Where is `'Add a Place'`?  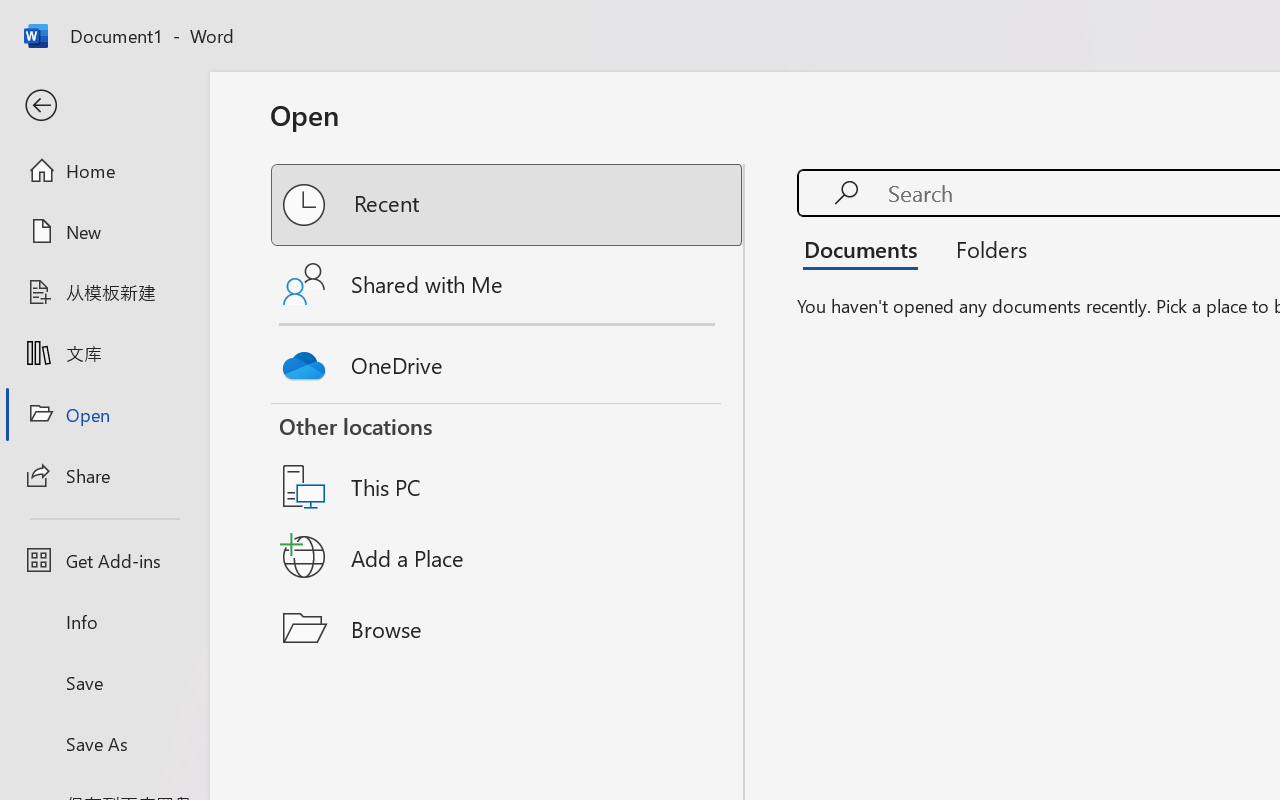
'Add a Place' is located at coordinates (508, 557).